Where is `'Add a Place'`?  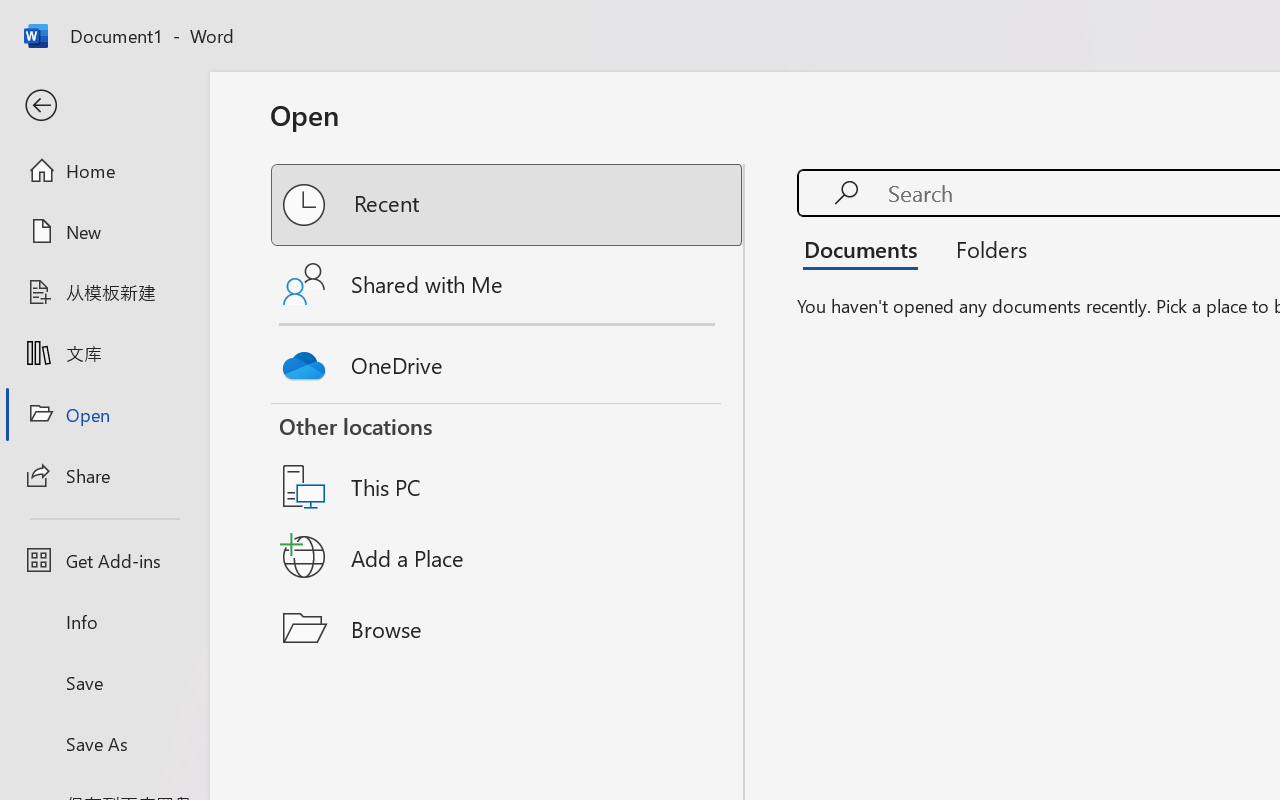
'Add a Place' is located at coordinates (508, 557).